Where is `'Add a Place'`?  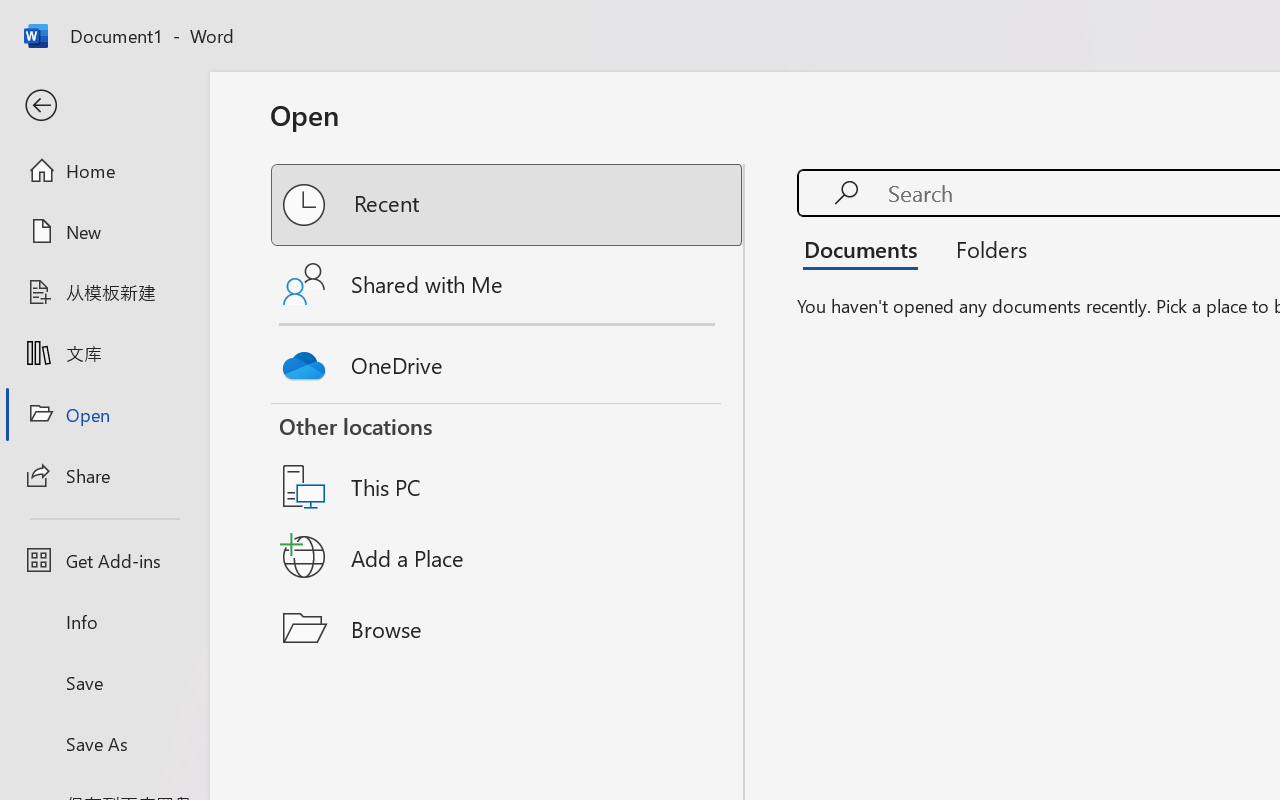
'Add a Place' is located at coordinates (508, 557).